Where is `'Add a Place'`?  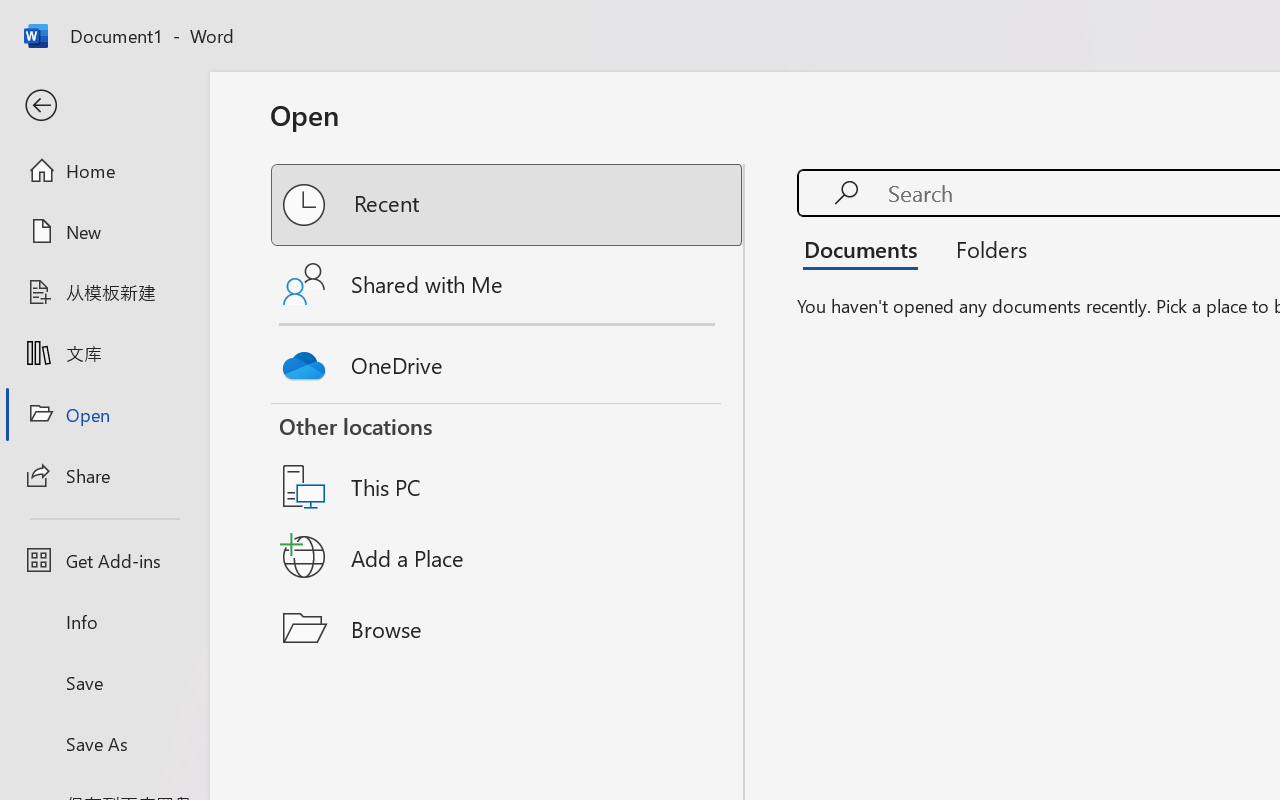
'Add a Place' is located at coordinates (508, 557).